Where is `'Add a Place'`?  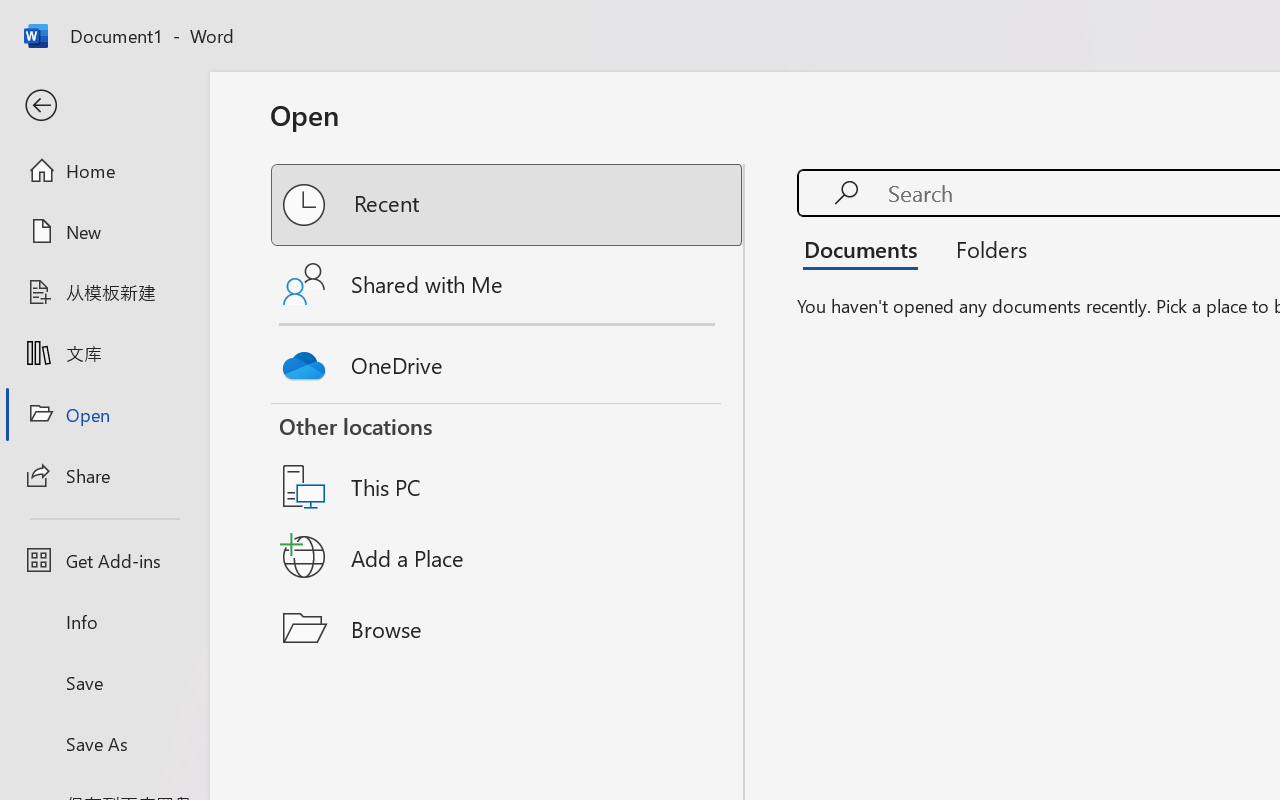
'Add a Place' is located at coordinates (508, 557).